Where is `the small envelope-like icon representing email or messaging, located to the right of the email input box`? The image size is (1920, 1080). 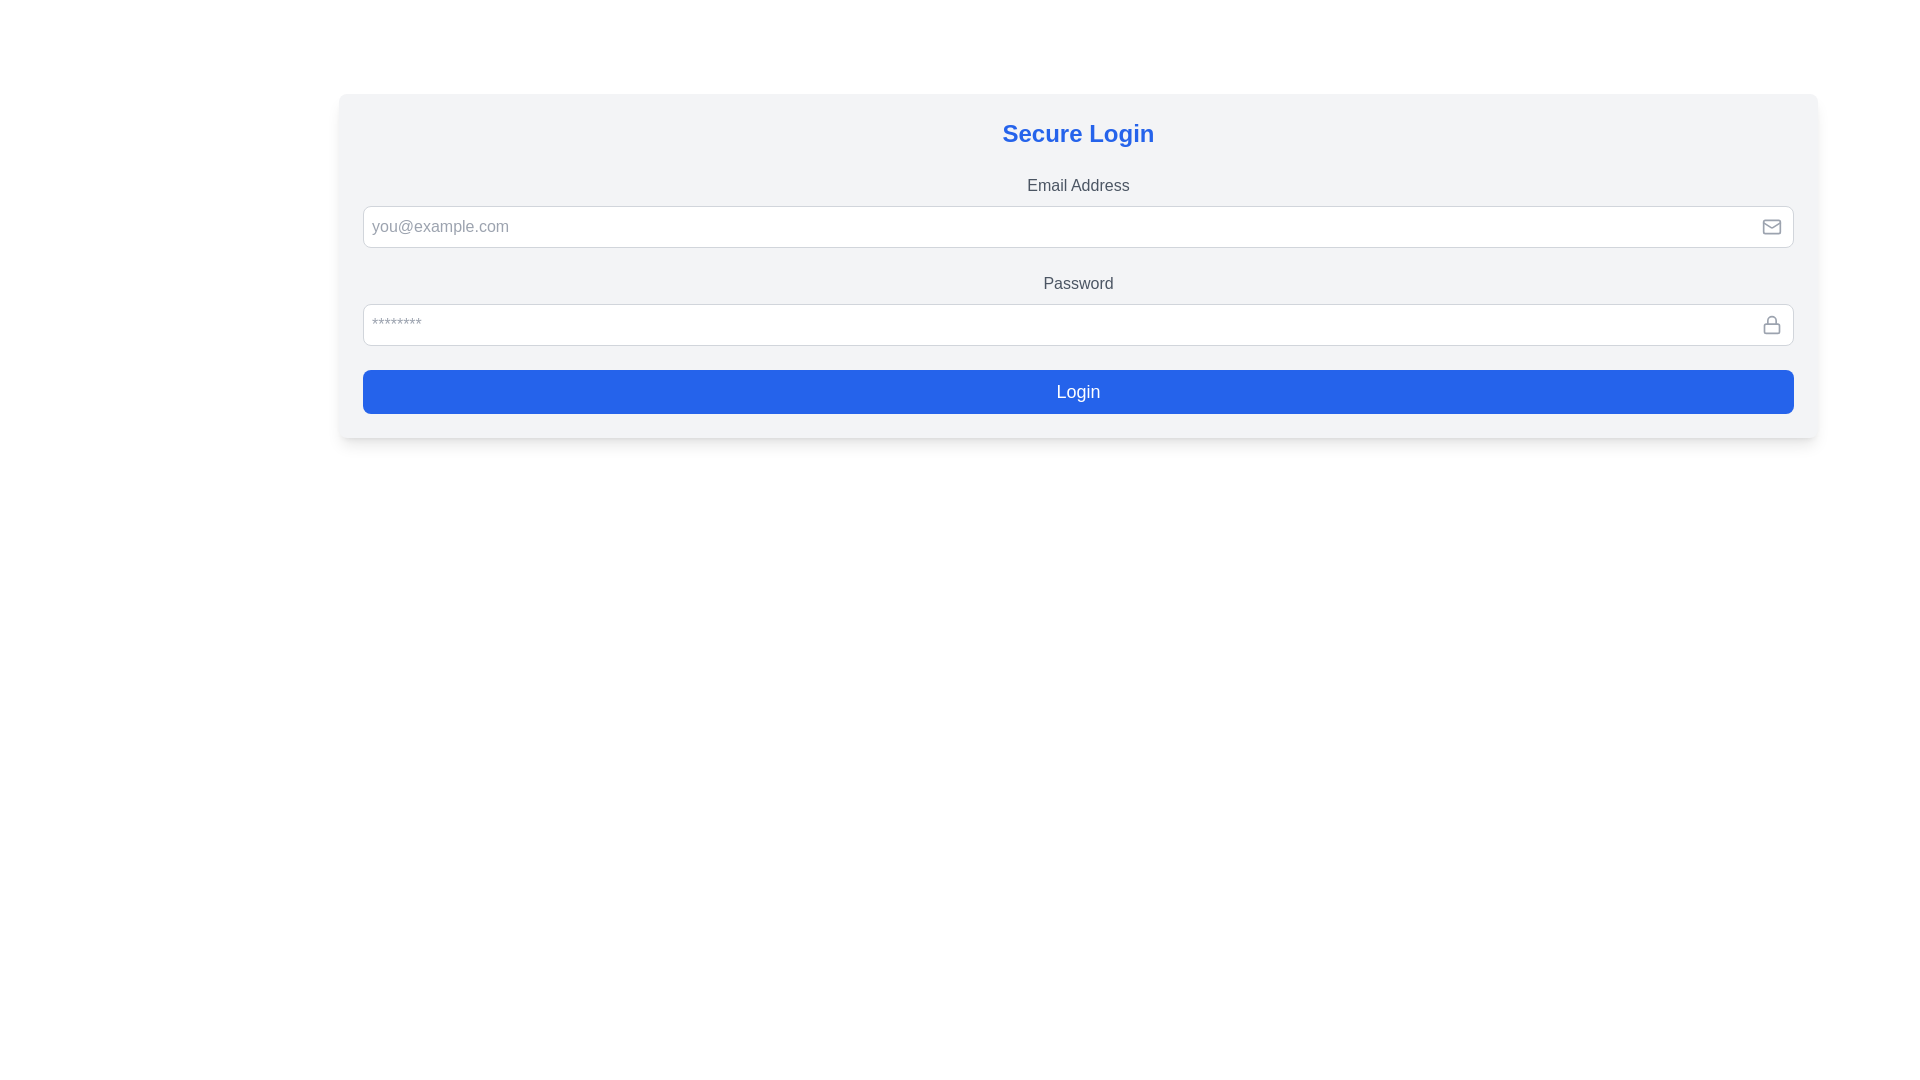 the small envelope-like icon representing email or messaging, located to the right of the email input box is located at coordinates (1771, 226).